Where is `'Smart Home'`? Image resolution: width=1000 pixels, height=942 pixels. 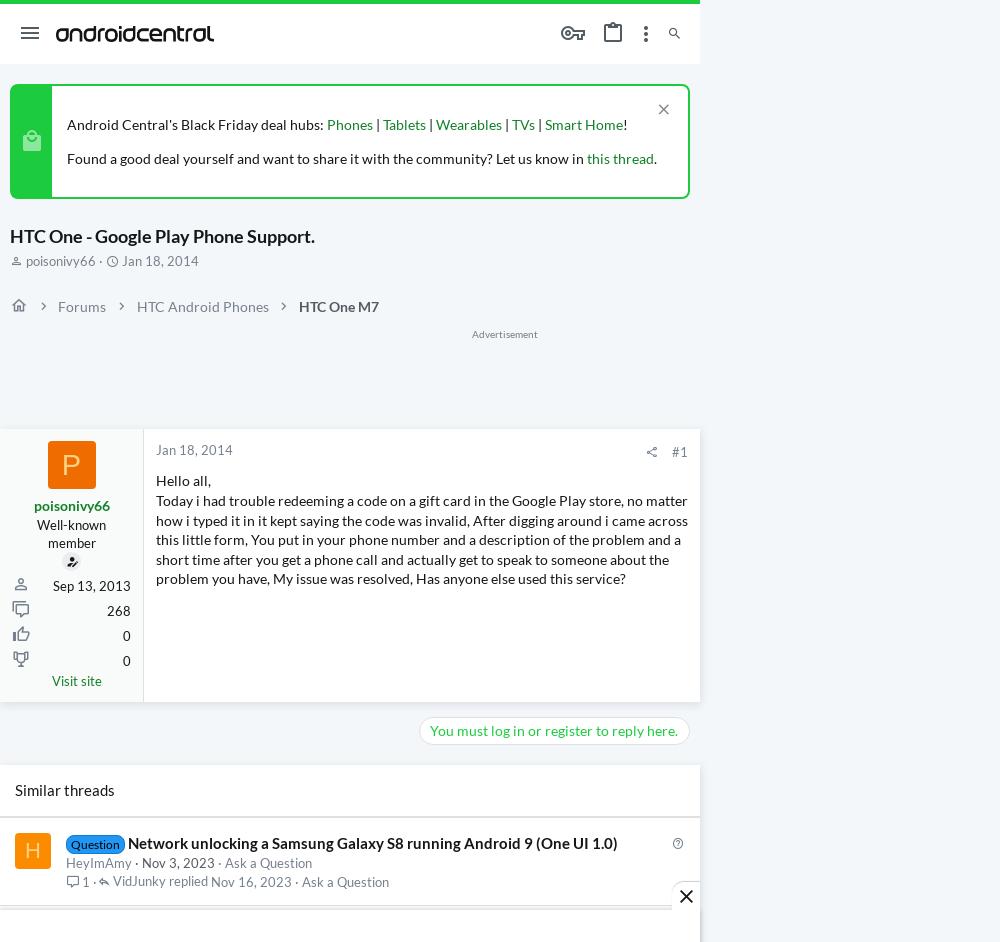 'Smart Home' is located at coordinates (583, 124).